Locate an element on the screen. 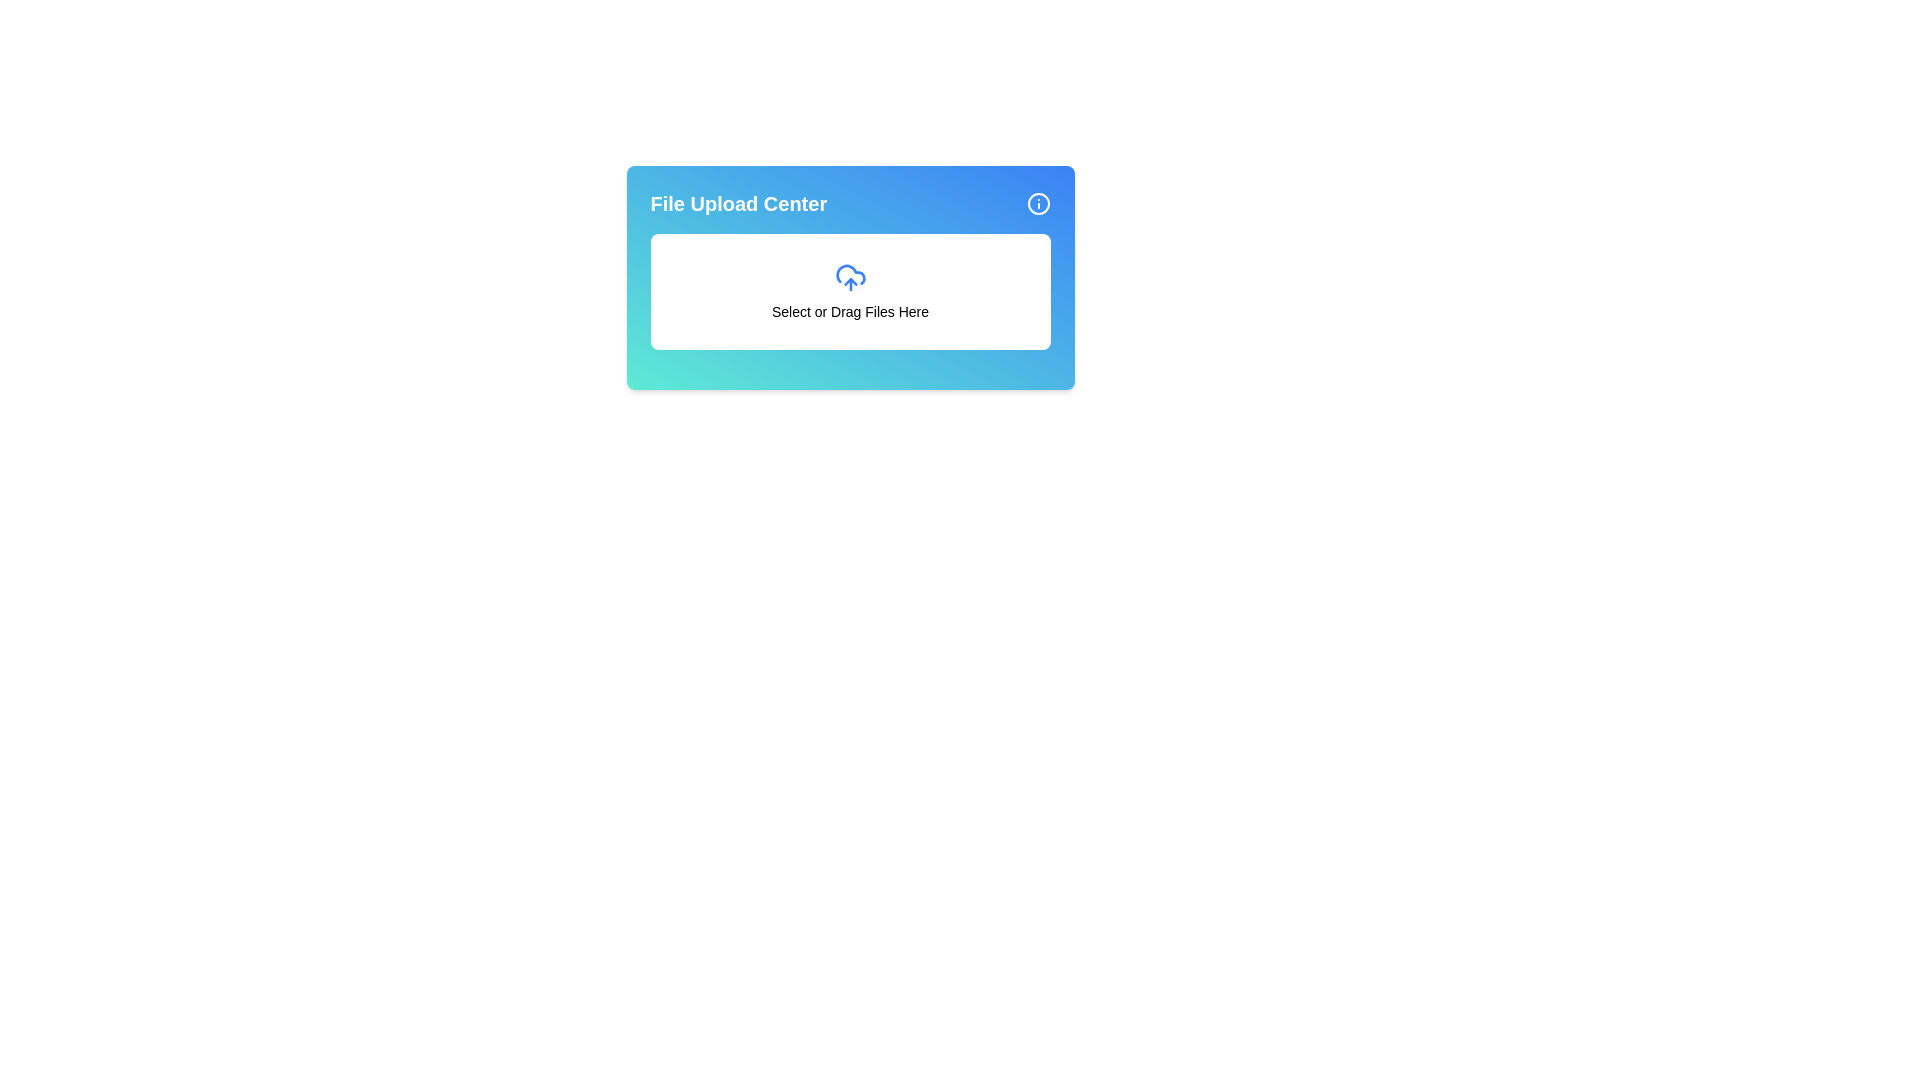 This screenshot has width=1920, height=1080. the 'File Upload Center' interface component, which features a gradient background, bold white text, an upload cloud icon, and a text label for file selection is located at coordinates (850, 277).